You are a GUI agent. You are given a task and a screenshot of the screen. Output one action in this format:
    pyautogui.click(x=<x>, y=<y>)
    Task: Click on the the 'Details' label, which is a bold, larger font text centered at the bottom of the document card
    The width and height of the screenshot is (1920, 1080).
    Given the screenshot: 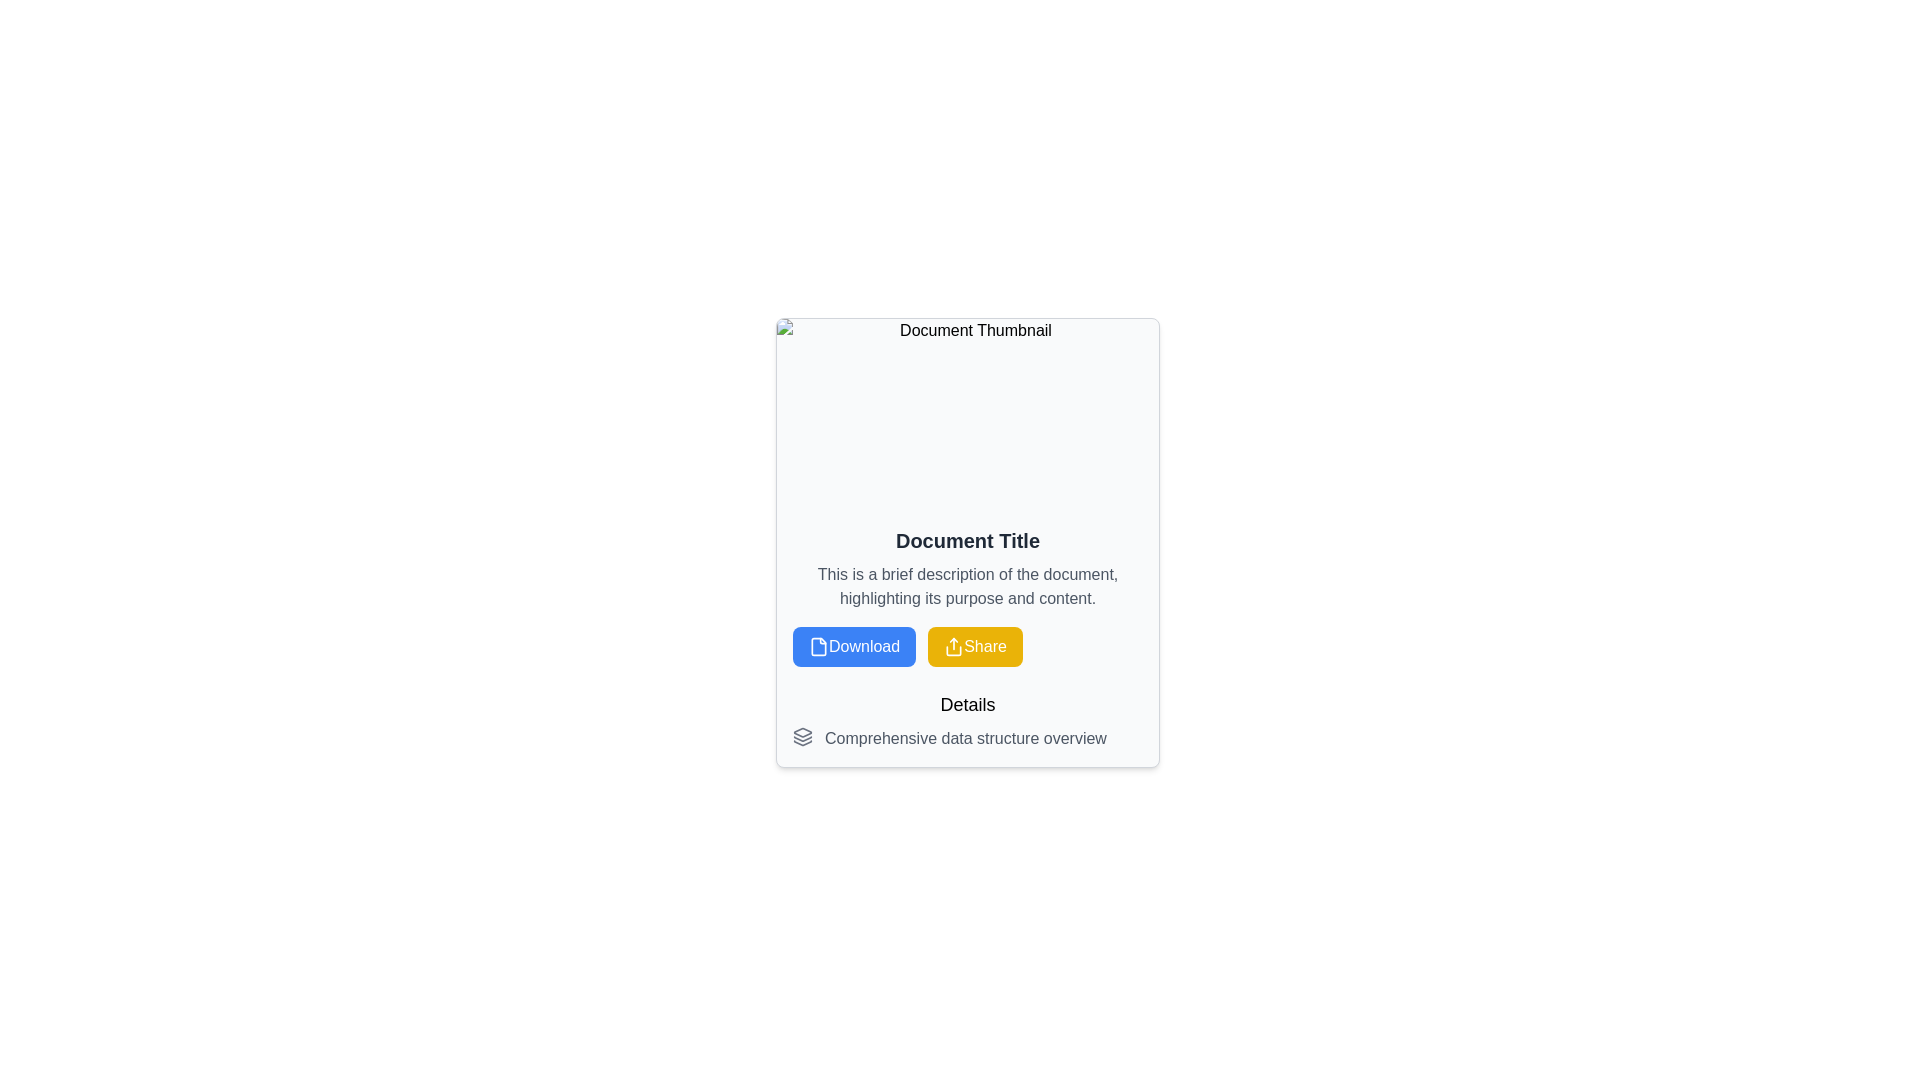 What is the action you would take?
    pyautogui.click(x=968, y=704)
    